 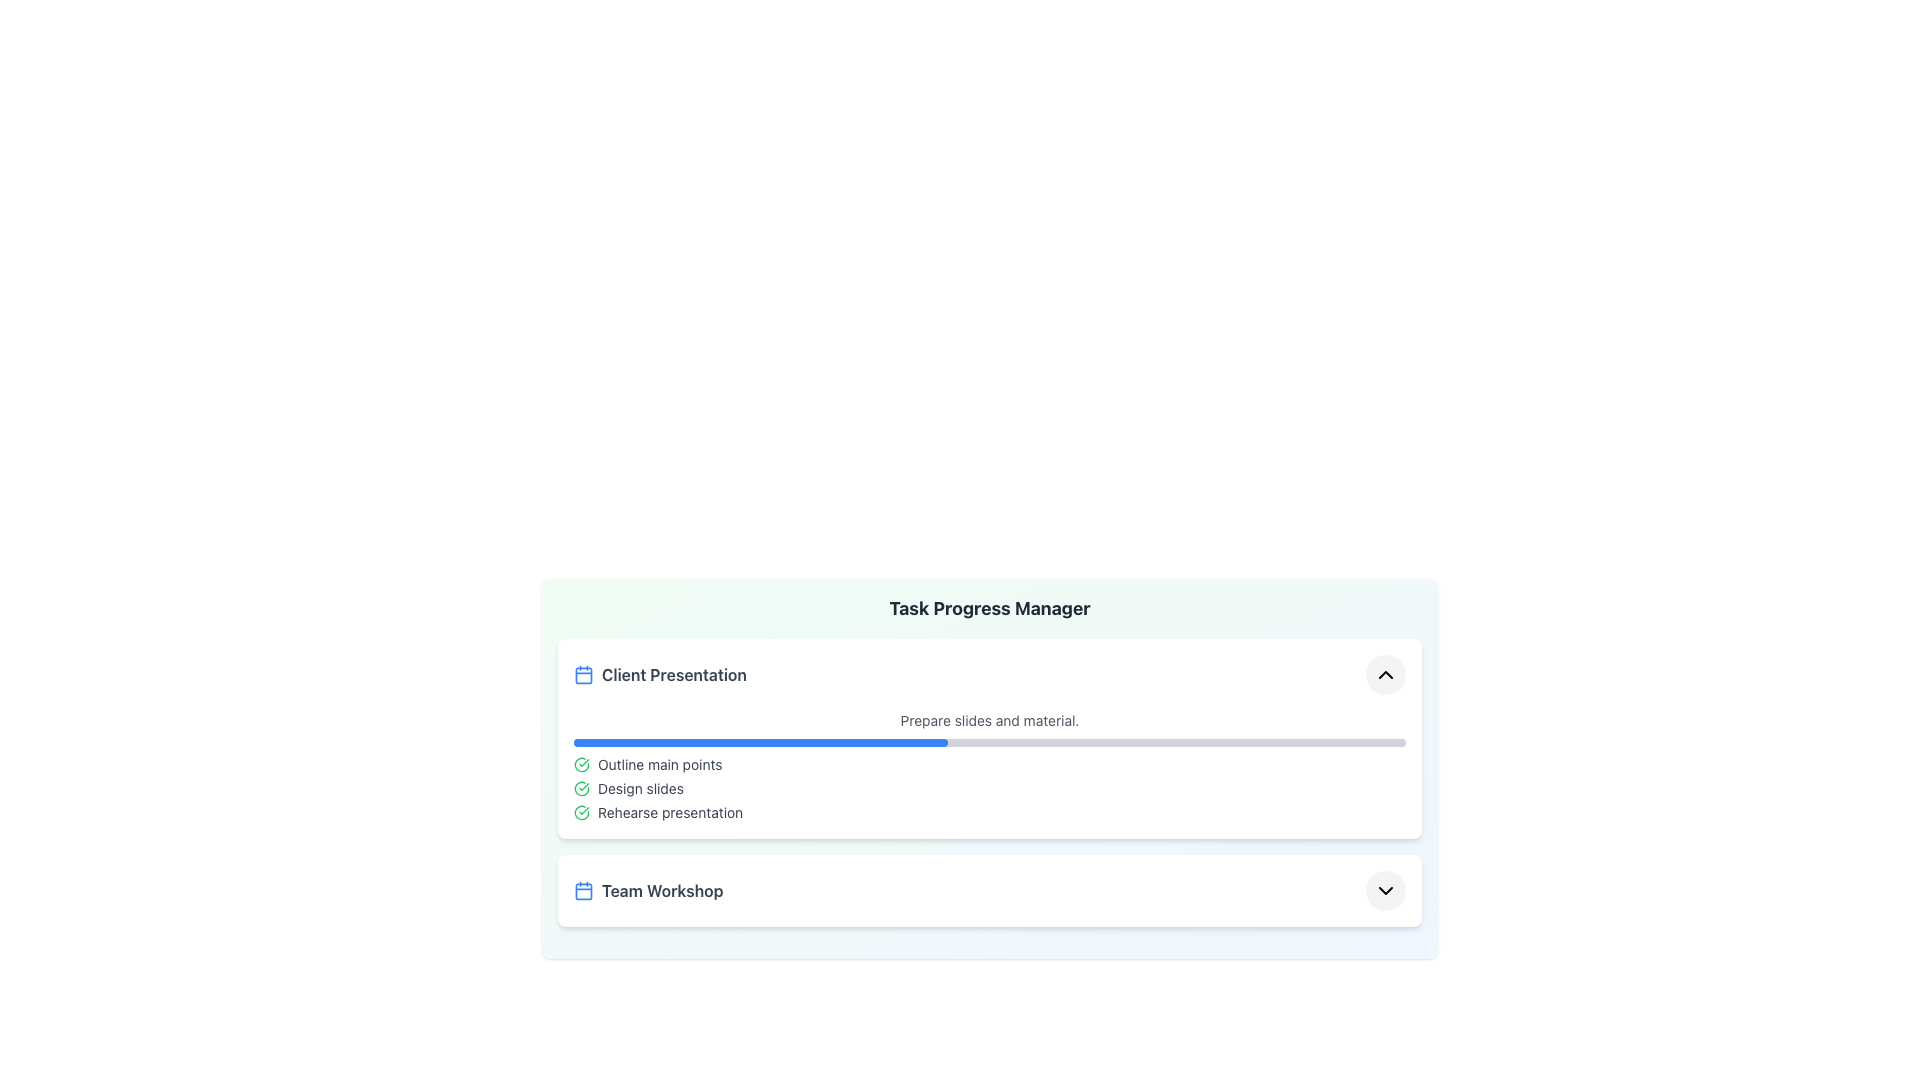 What do you see at coordinates (662, 890) in the screenshot?
I see `the bold text label reading 'Team Workshop' located at the bottom of the task card, below the 'Client Presentation' section` at bounding box center [662, 890].